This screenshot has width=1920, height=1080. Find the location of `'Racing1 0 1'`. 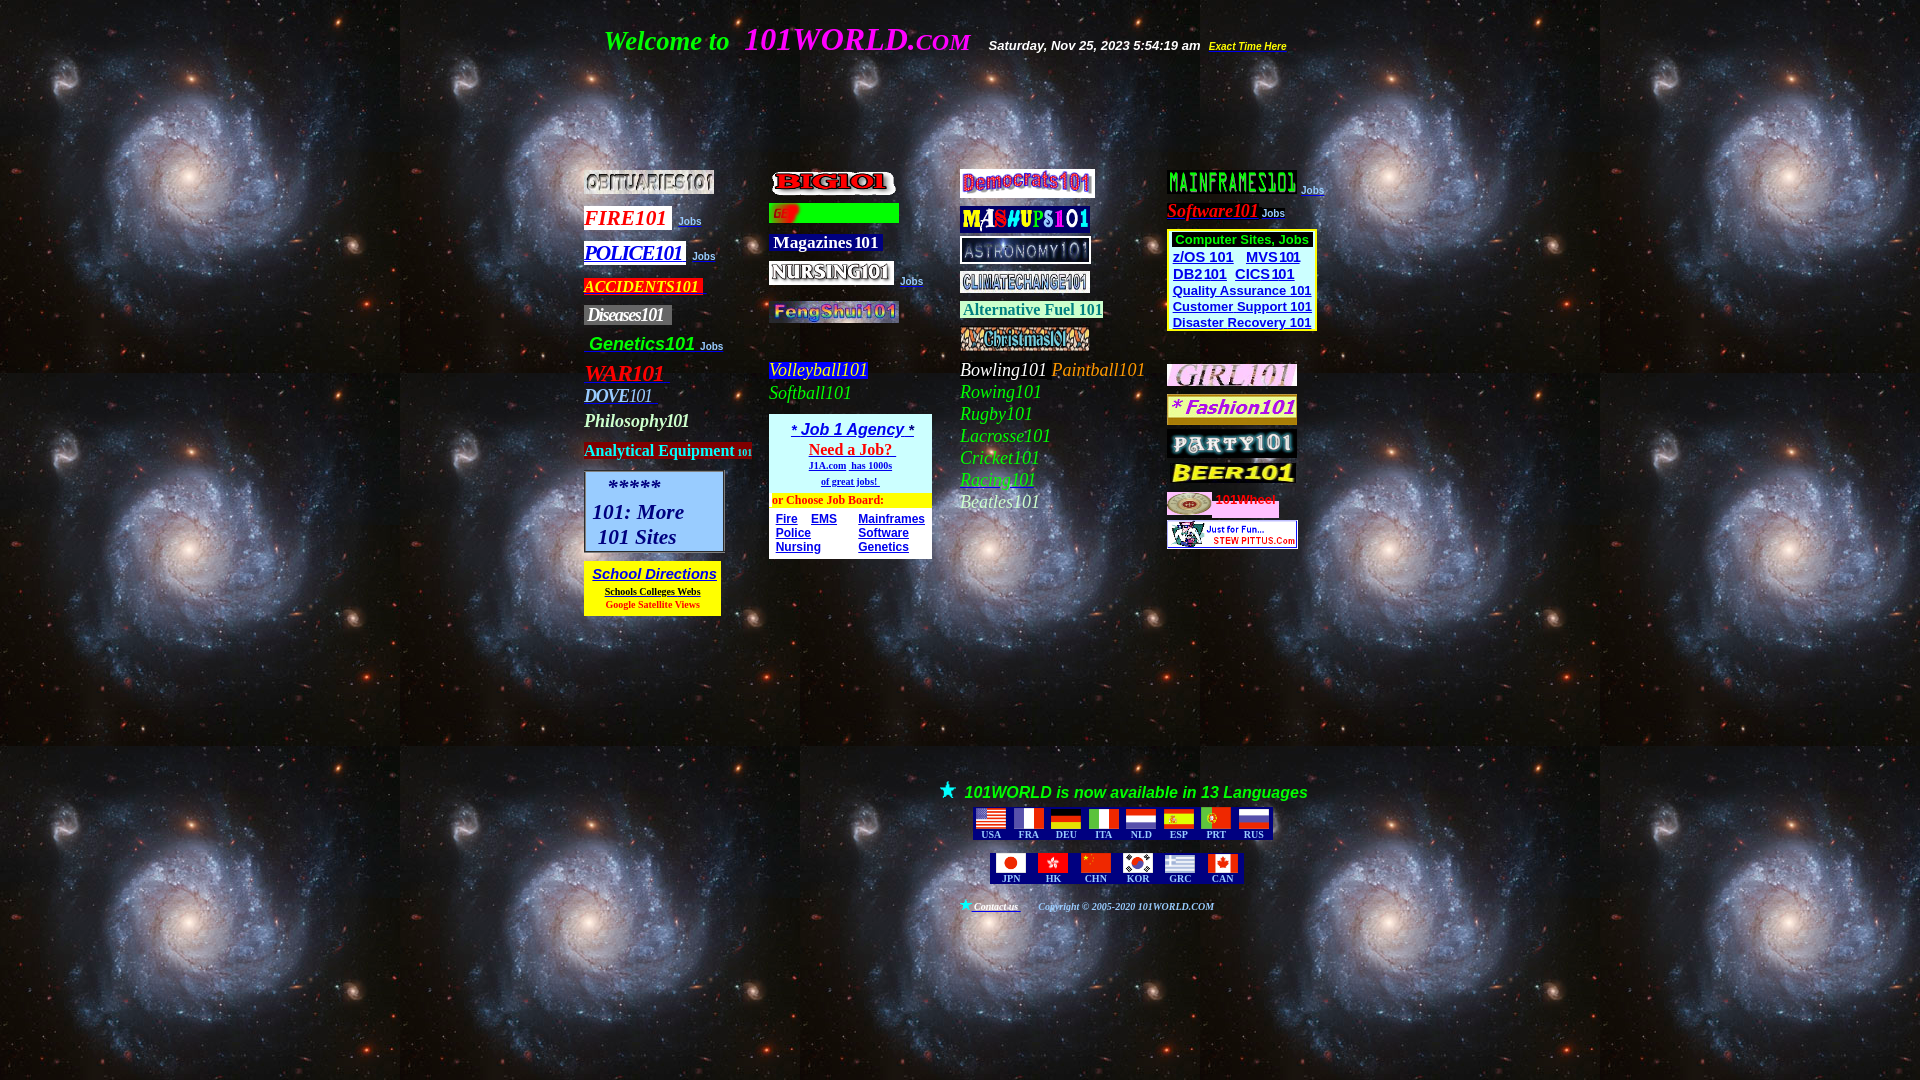

'Racing1 0 1' is located at coordinates (997, 480).